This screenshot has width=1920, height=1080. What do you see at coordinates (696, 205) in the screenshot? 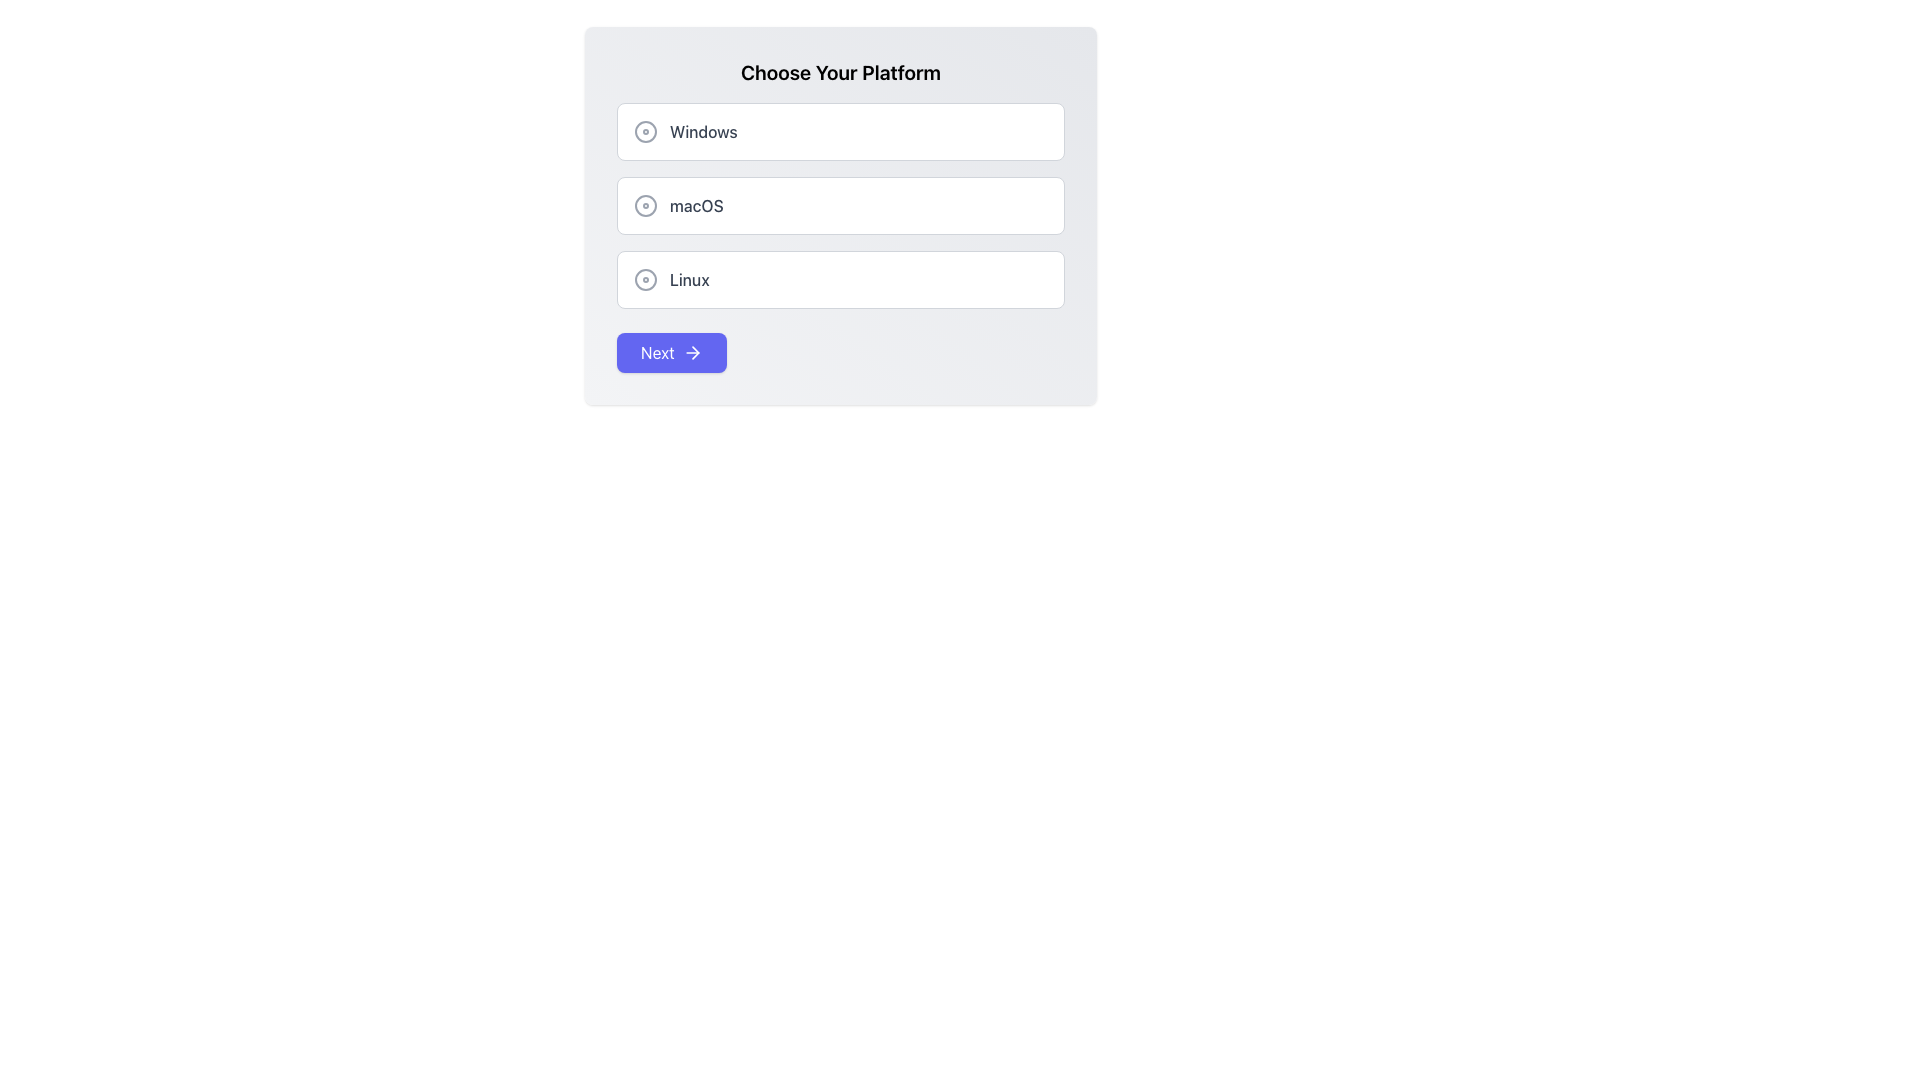
I see `the 'macOS' text label, which describes the associated radio button for the macOS platform option in the selection list` at bounding box center [696, 205].